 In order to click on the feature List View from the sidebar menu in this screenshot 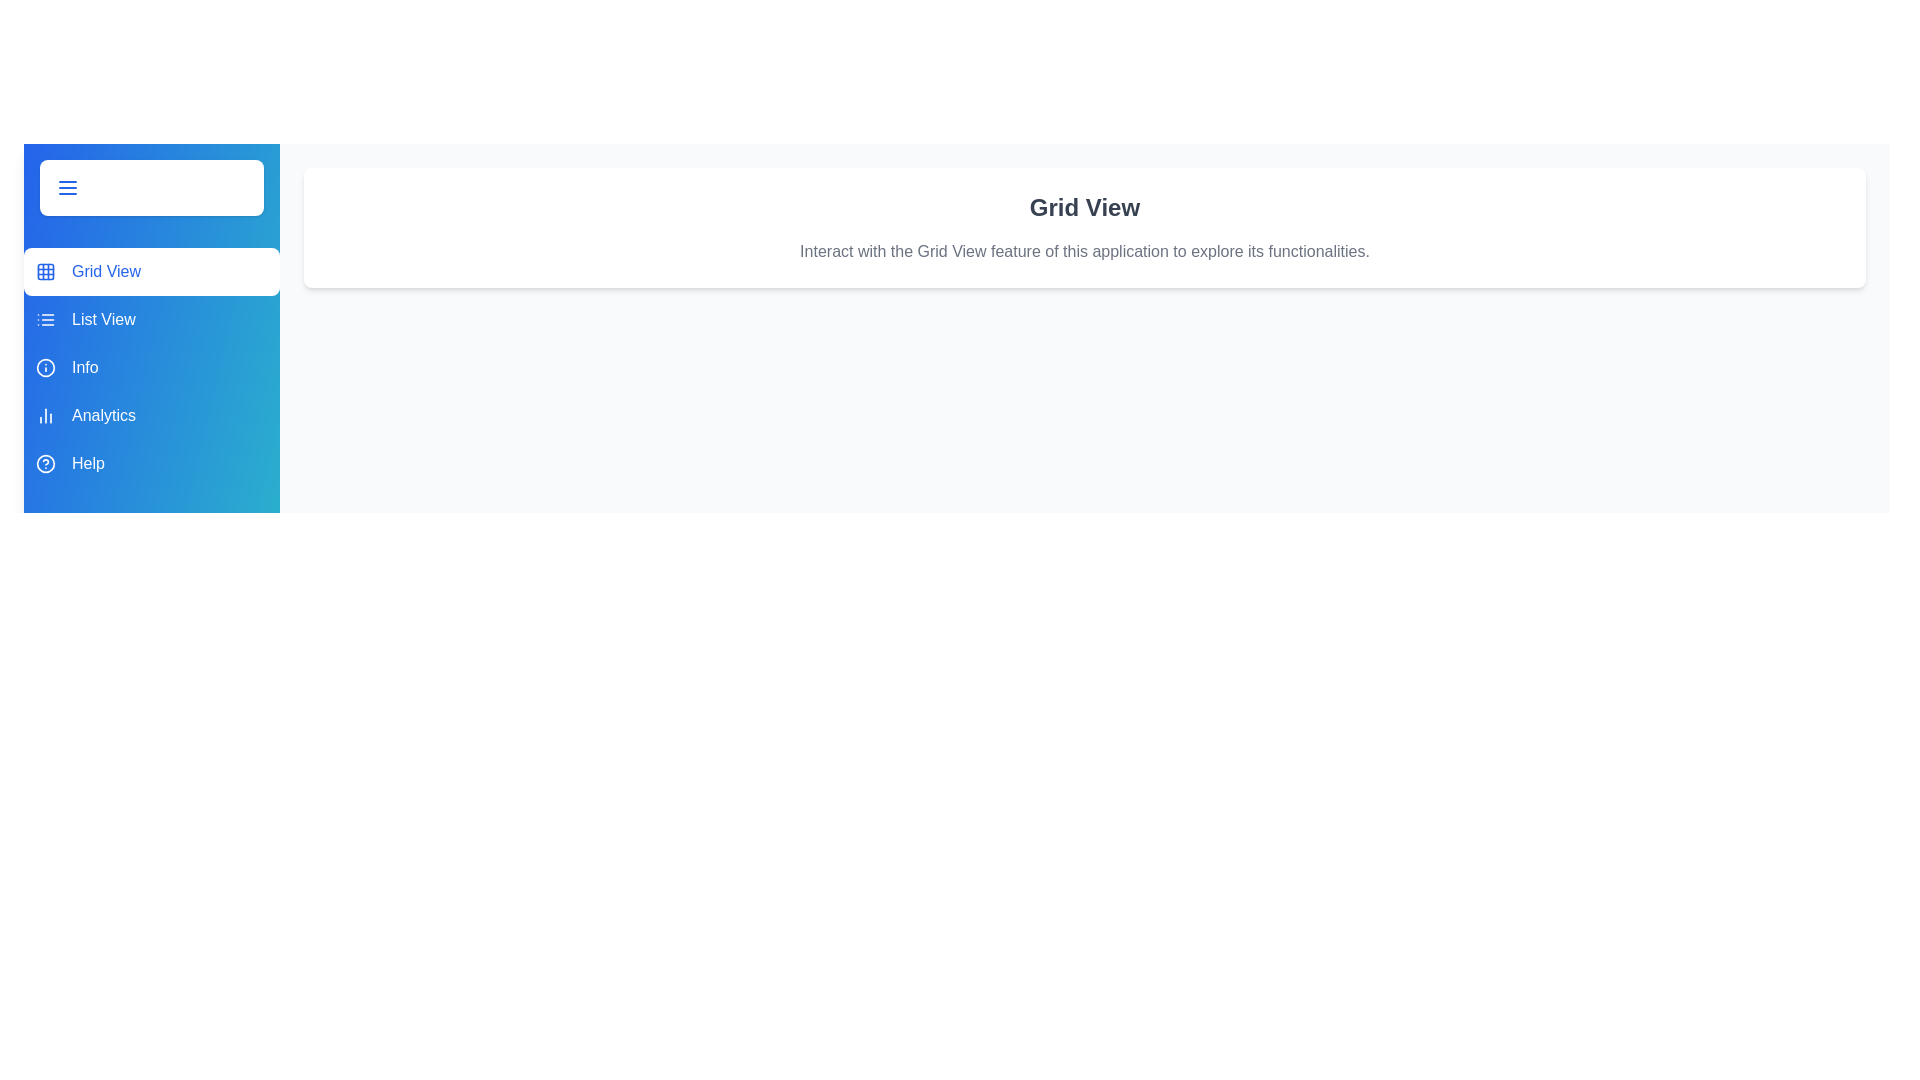, I will do `click(151, 319)`.